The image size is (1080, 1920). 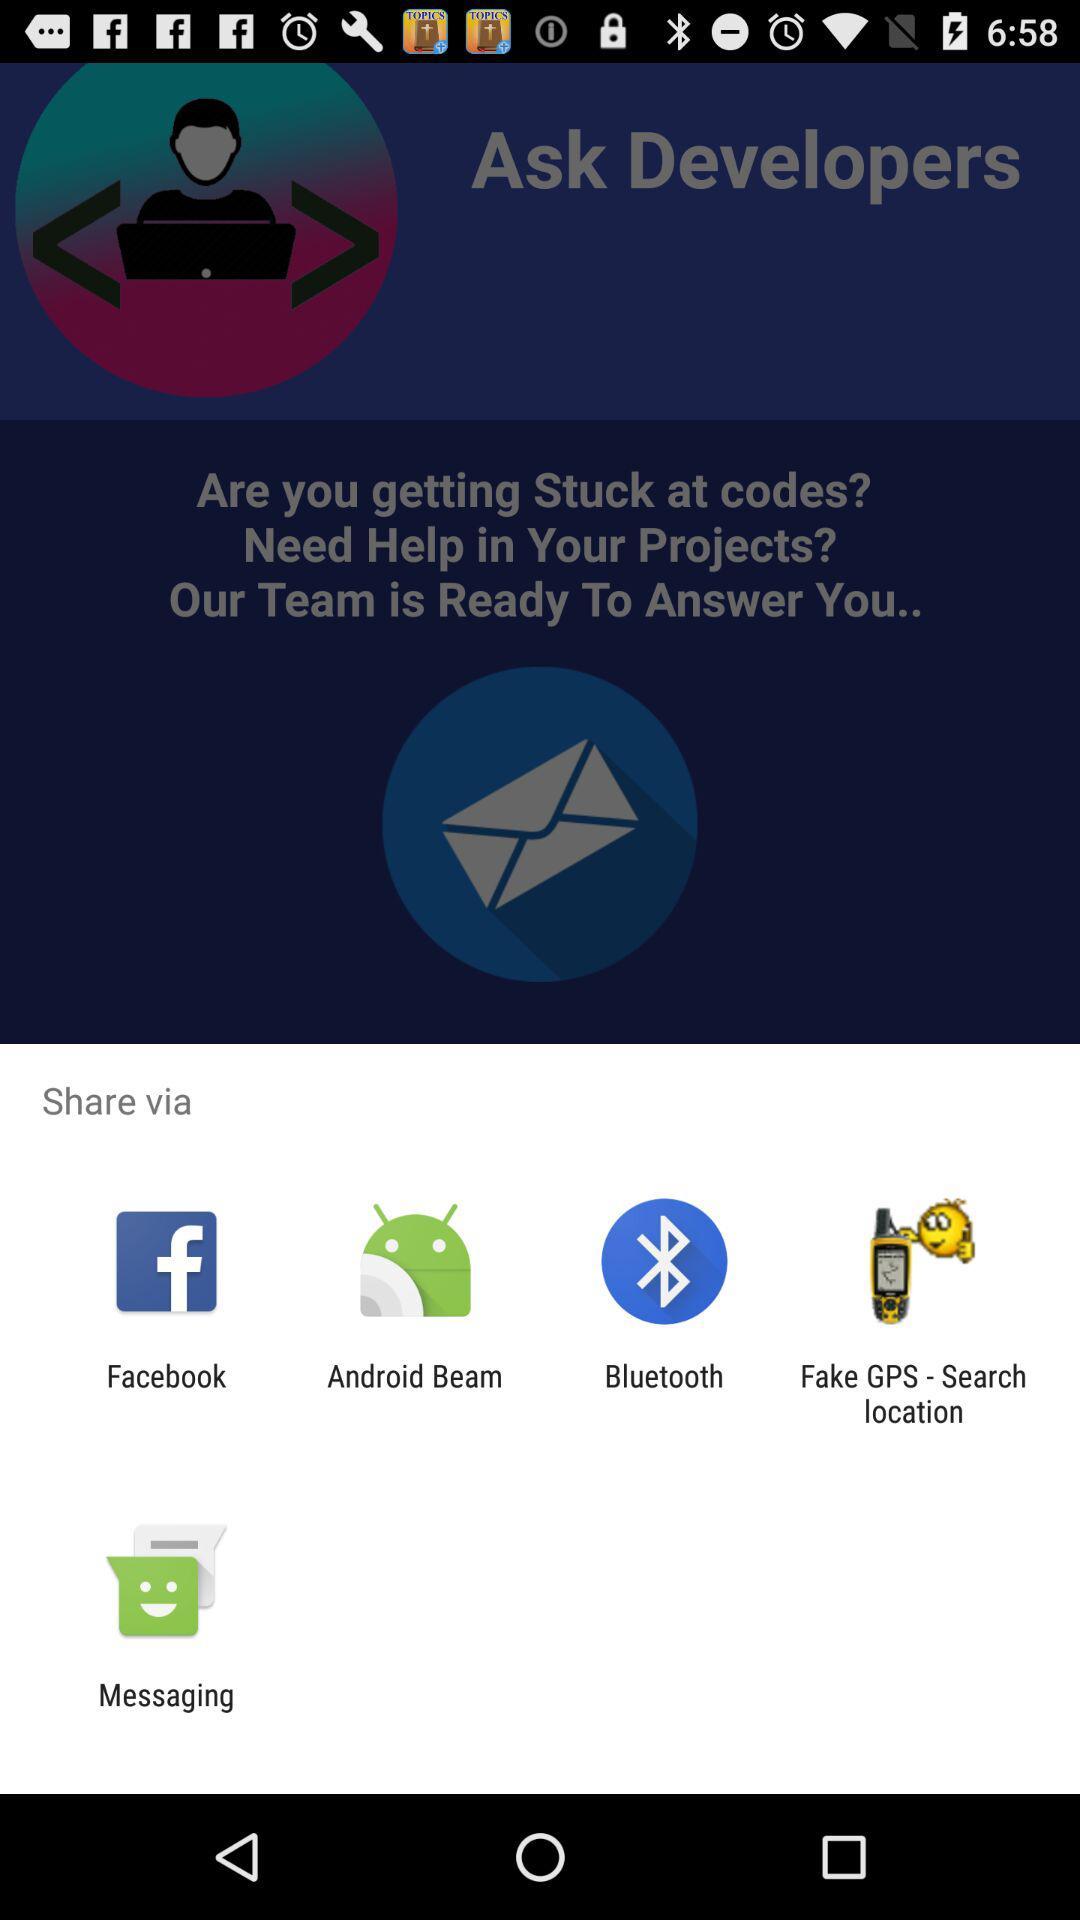 I want to click on the icon to the left of the bluetooth item, so click(x=414, y=1392).